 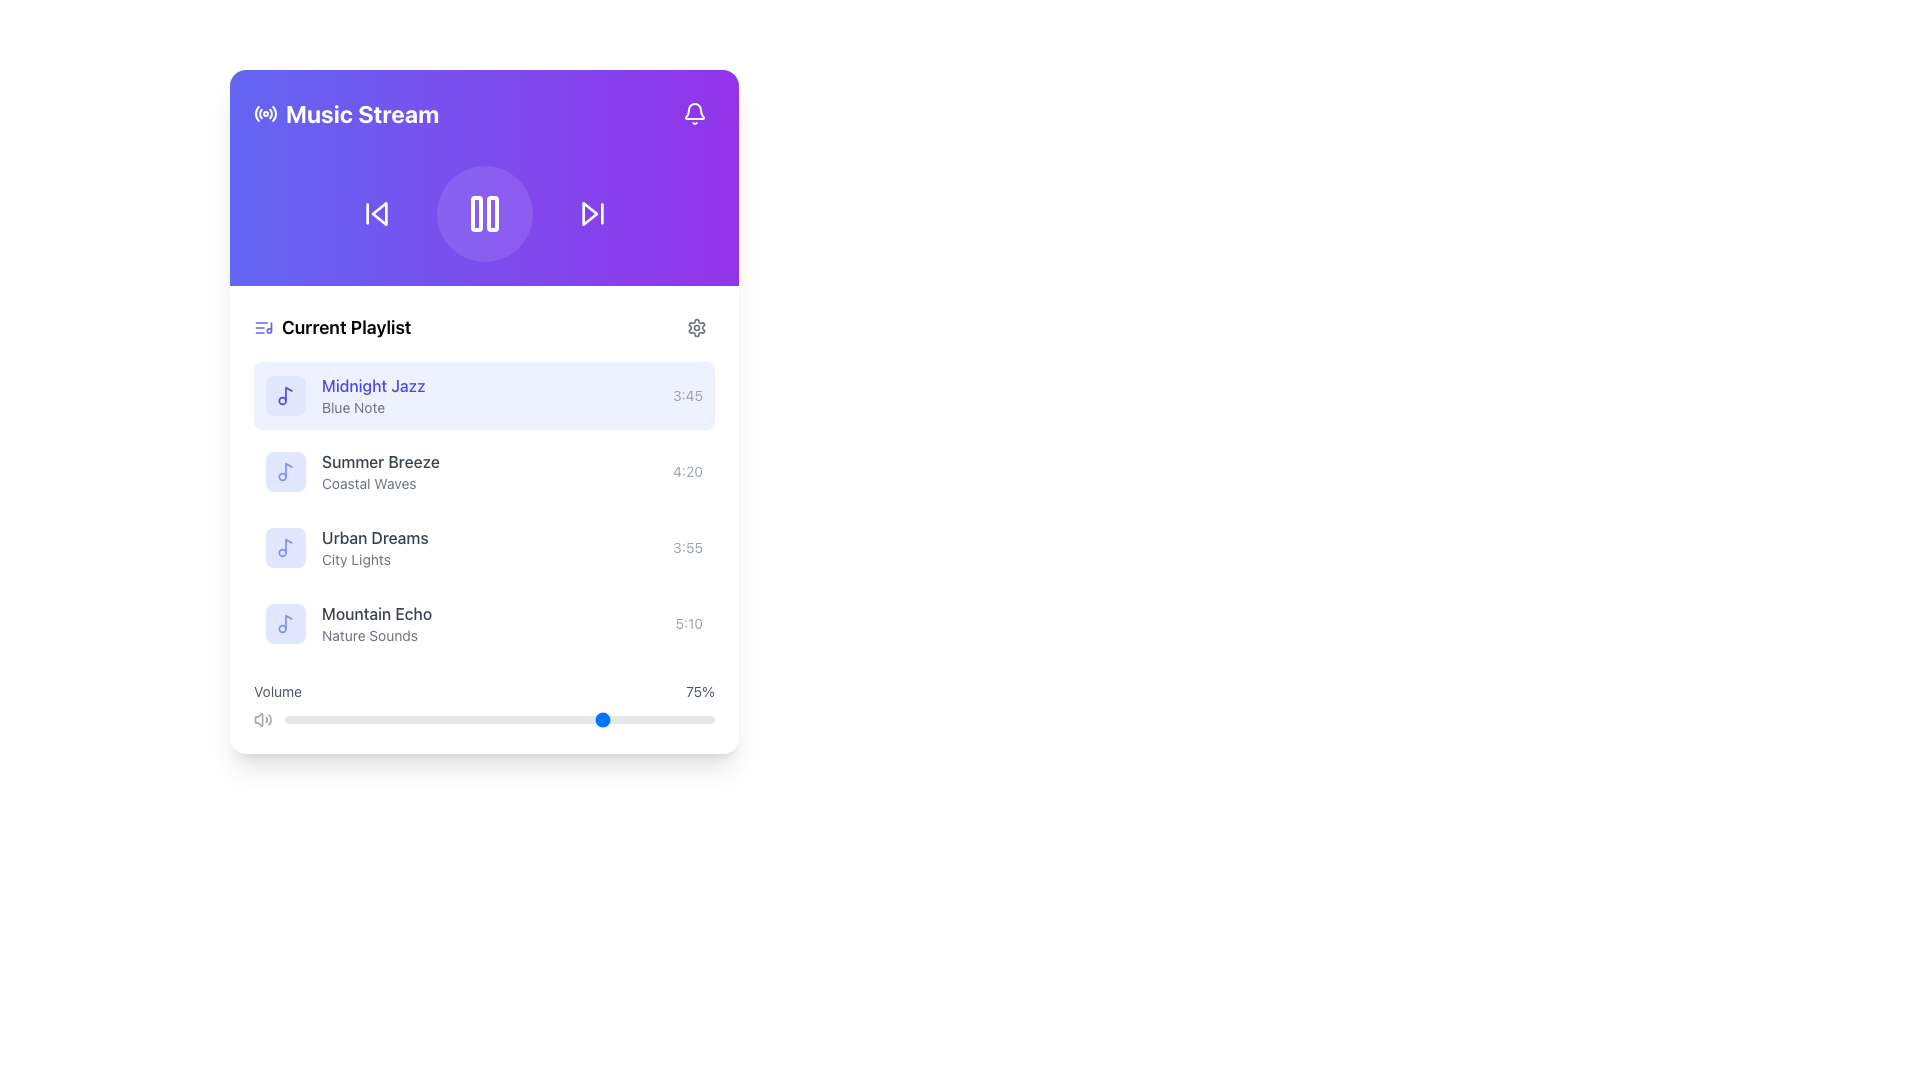 I want to click on the music track icon located in the top-left corner of the highlighted playlist entry titled 'Midnight Jazz' to analyze its style or design, so click(x=285, y=396).